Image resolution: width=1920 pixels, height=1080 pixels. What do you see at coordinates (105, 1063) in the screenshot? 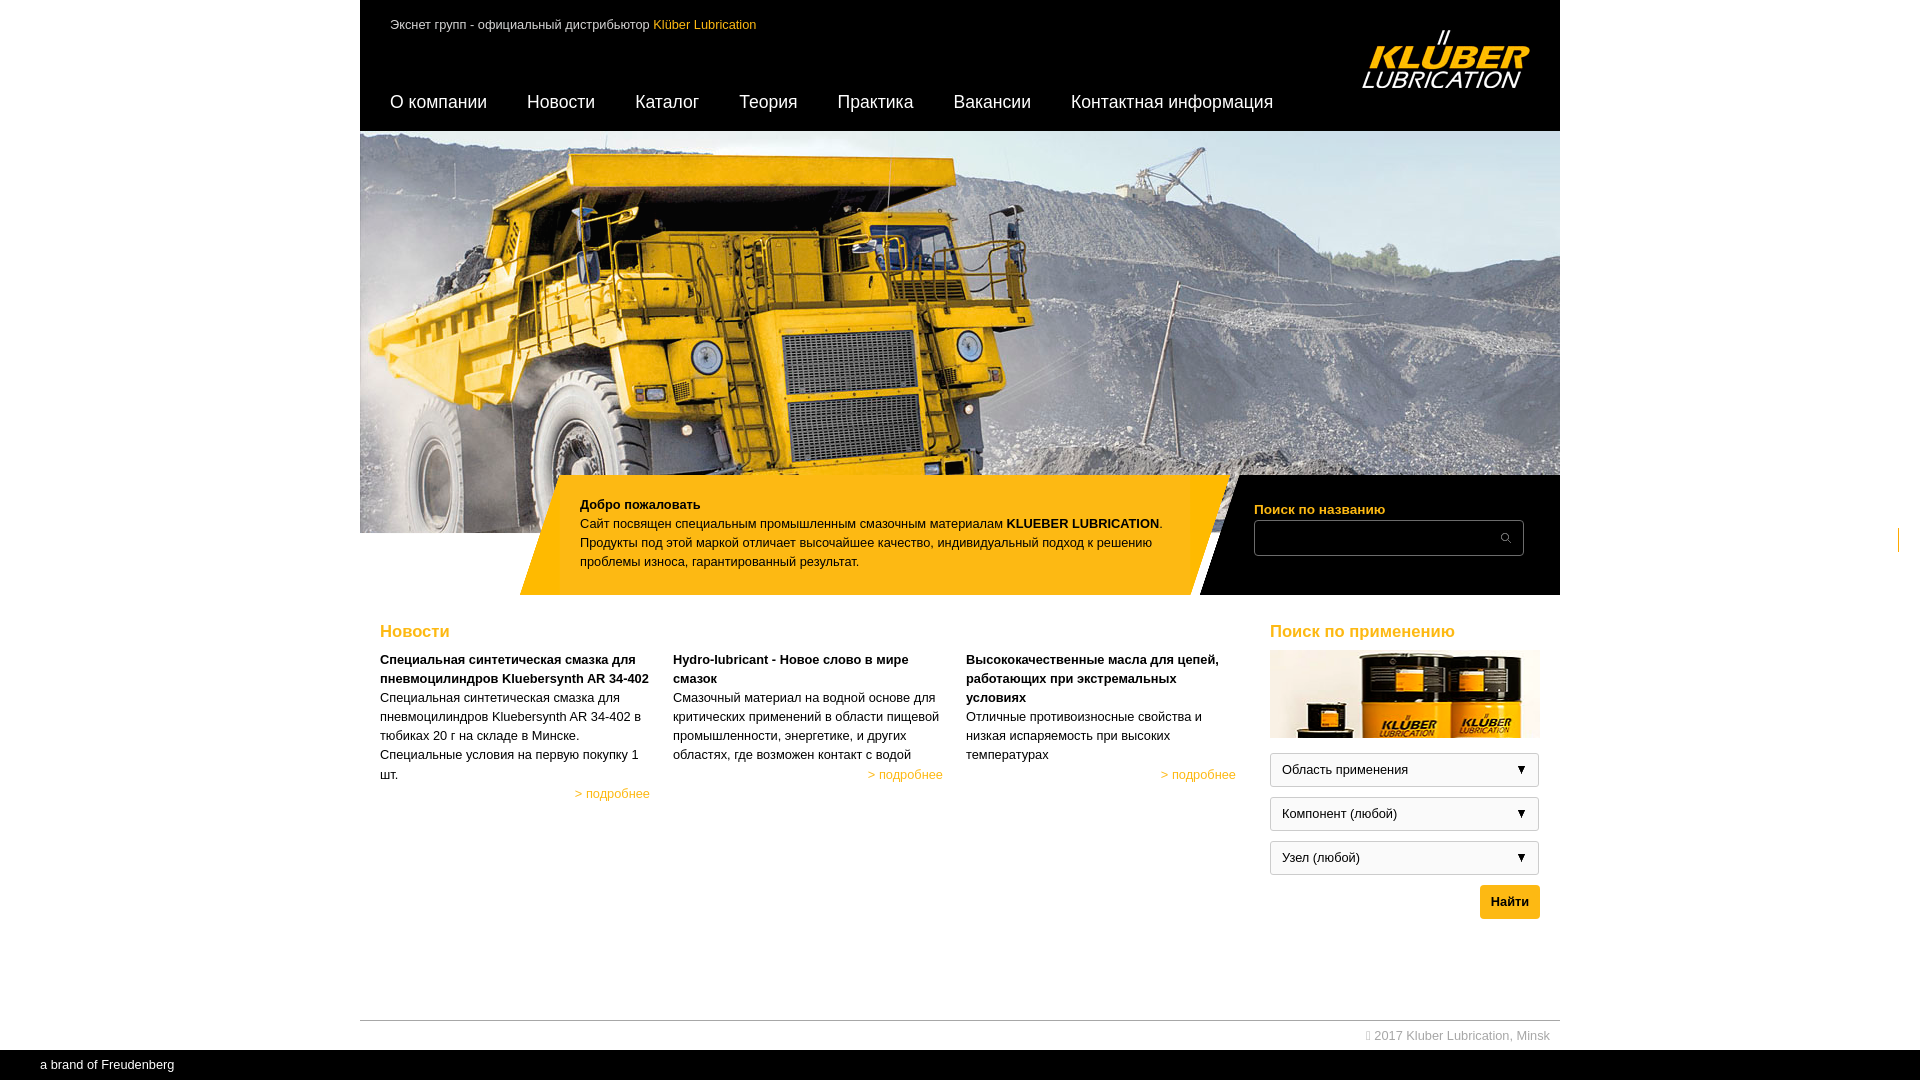
I see `'a brand of Freudenberg'` at bounding box center [105, 1063].